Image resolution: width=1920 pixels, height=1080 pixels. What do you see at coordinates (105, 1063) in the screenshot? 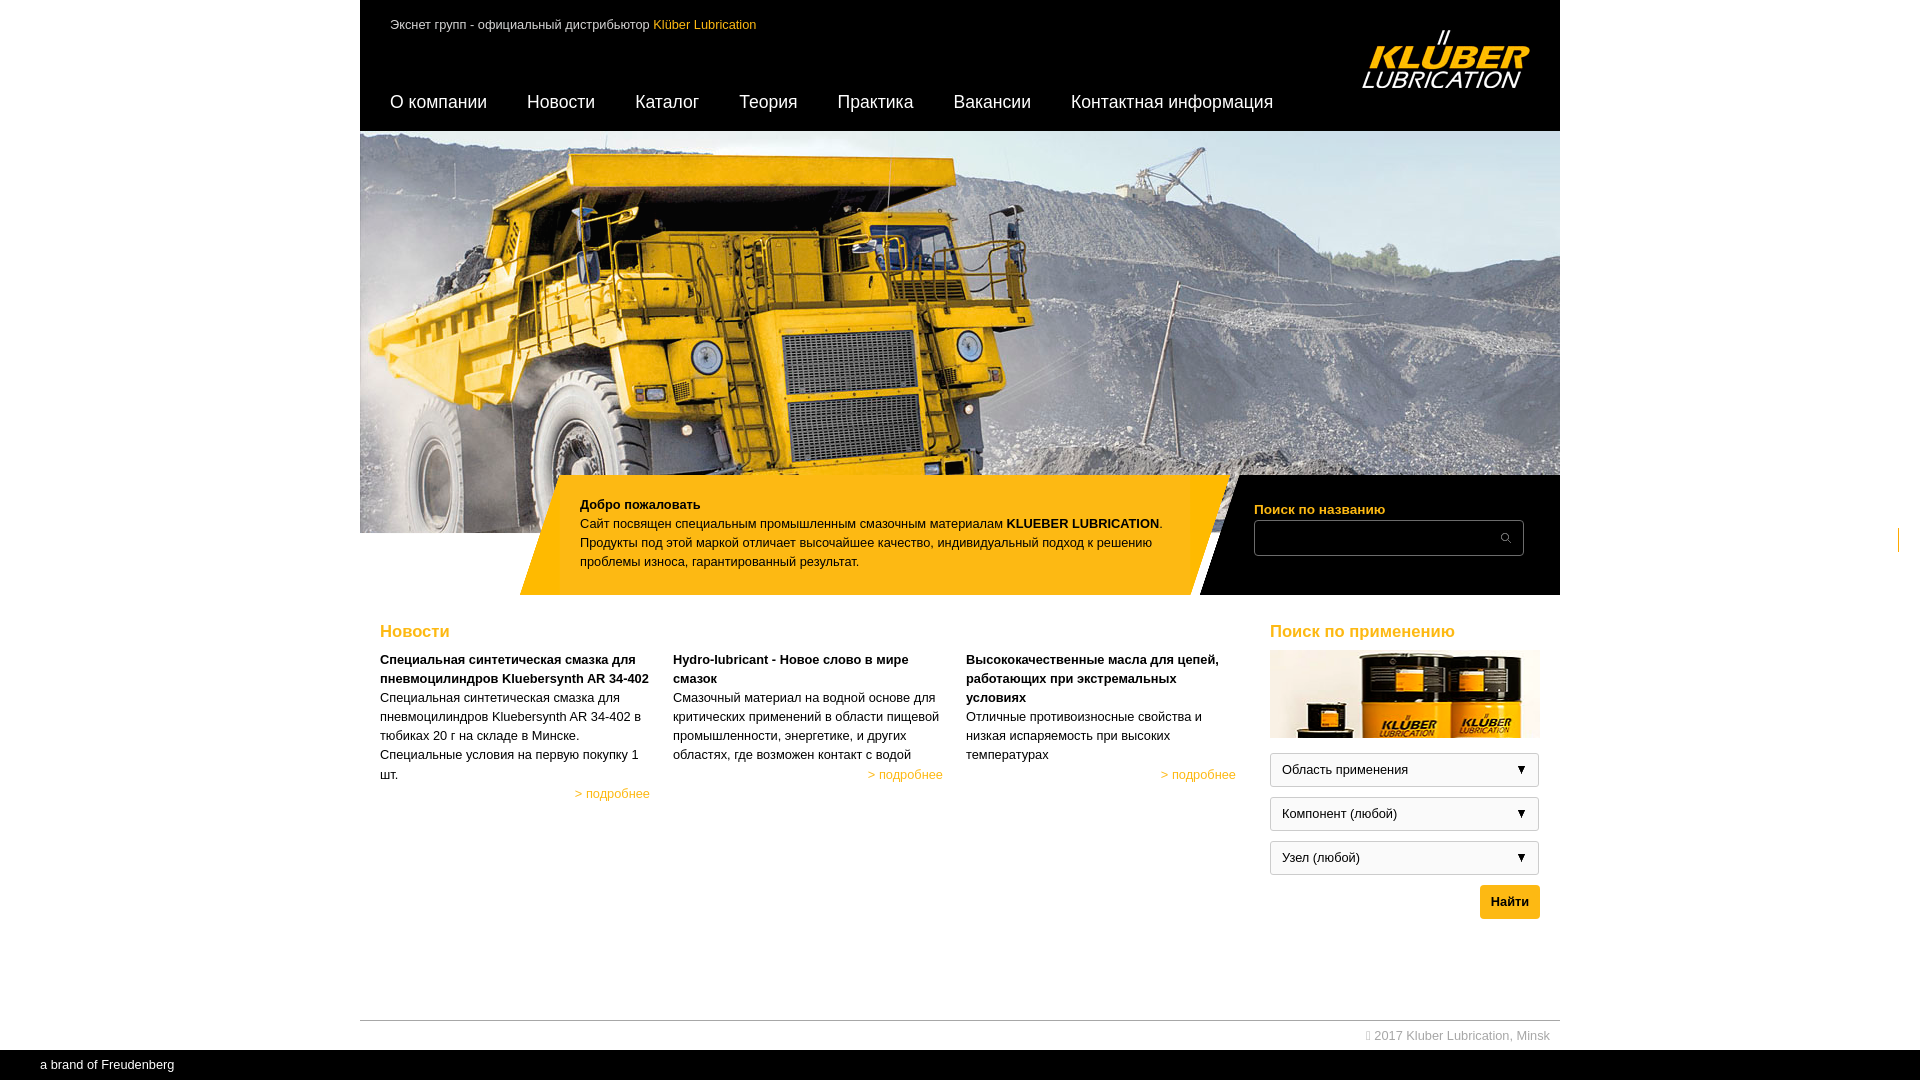
I see `'a brand of Freudenberg'` at bounding box center [105, 1063].